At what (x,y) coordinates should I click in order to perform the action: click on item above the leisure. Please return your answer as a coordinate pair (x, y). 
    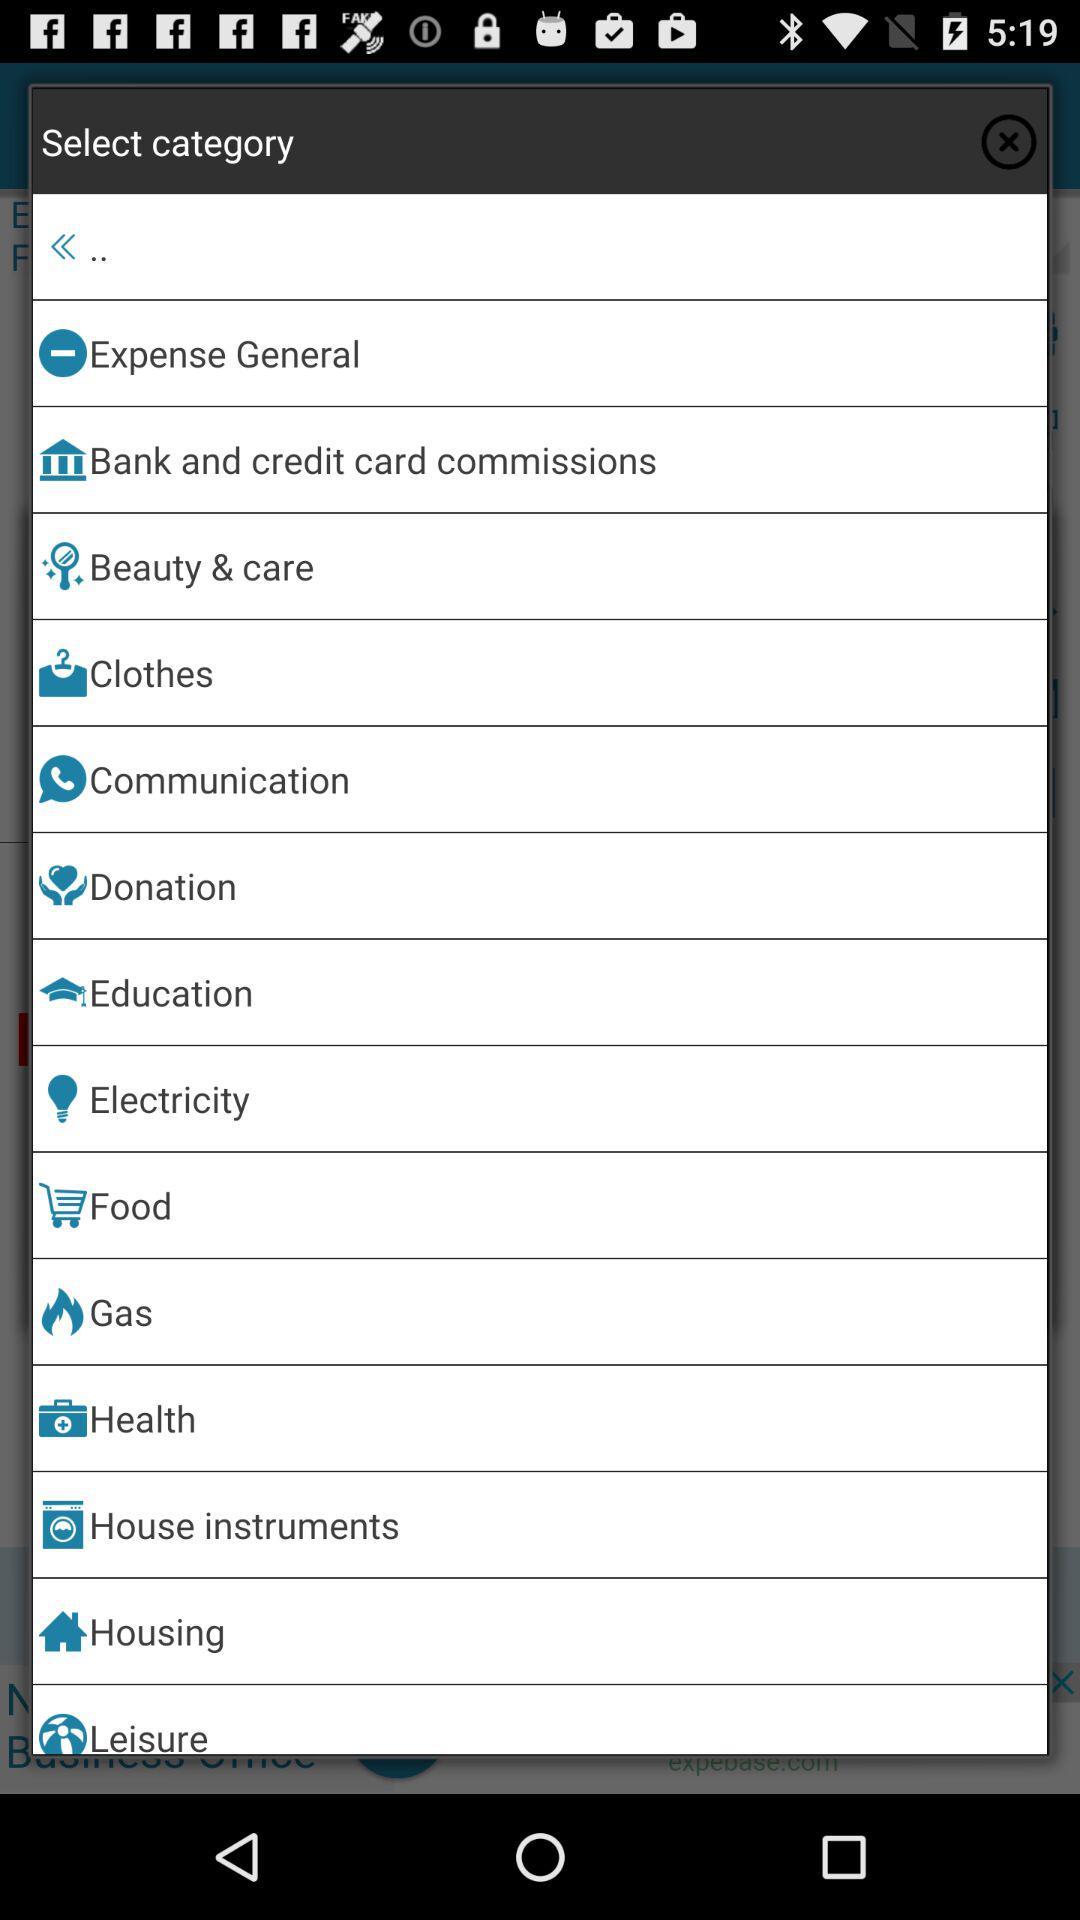
    Looking at the image, I should click on (564, 1631).